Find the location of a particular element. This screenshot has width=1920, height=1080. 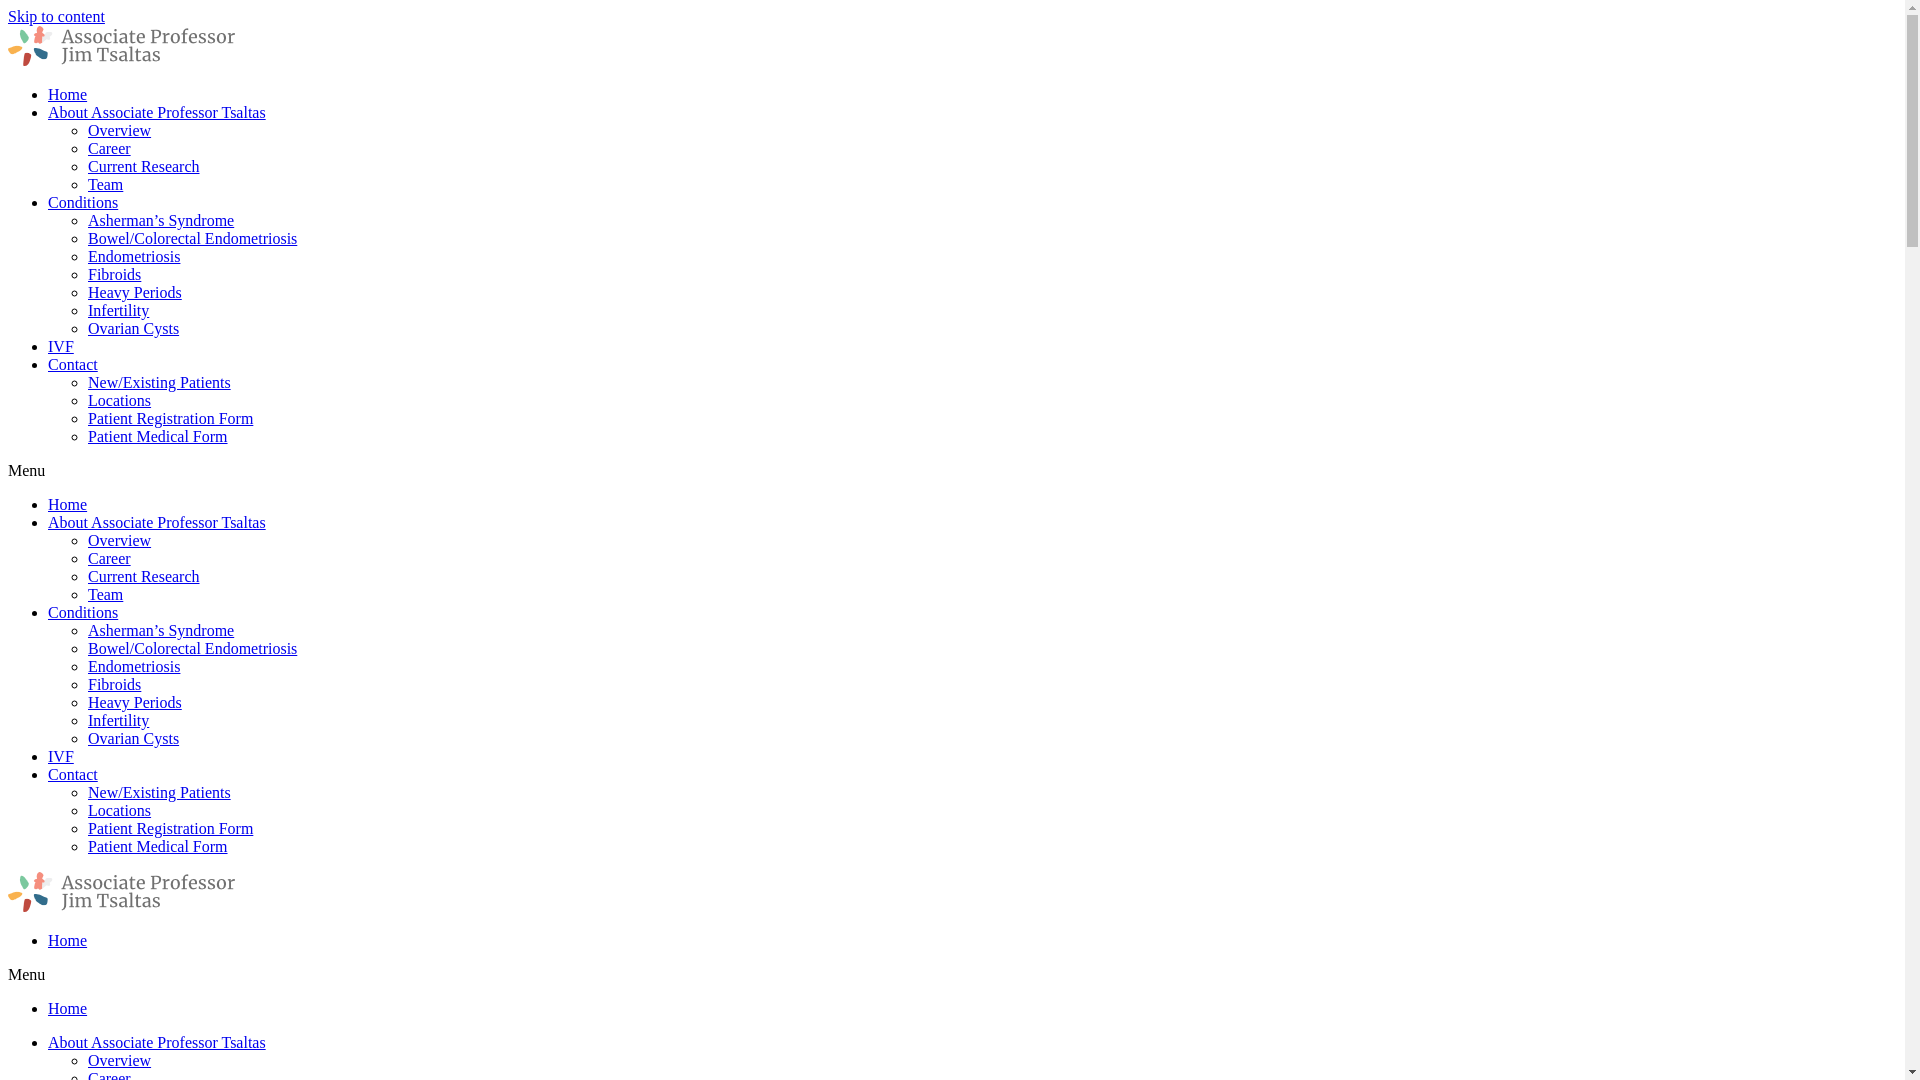

'Ovarian Cysts' is located at coordinates (132, 738).